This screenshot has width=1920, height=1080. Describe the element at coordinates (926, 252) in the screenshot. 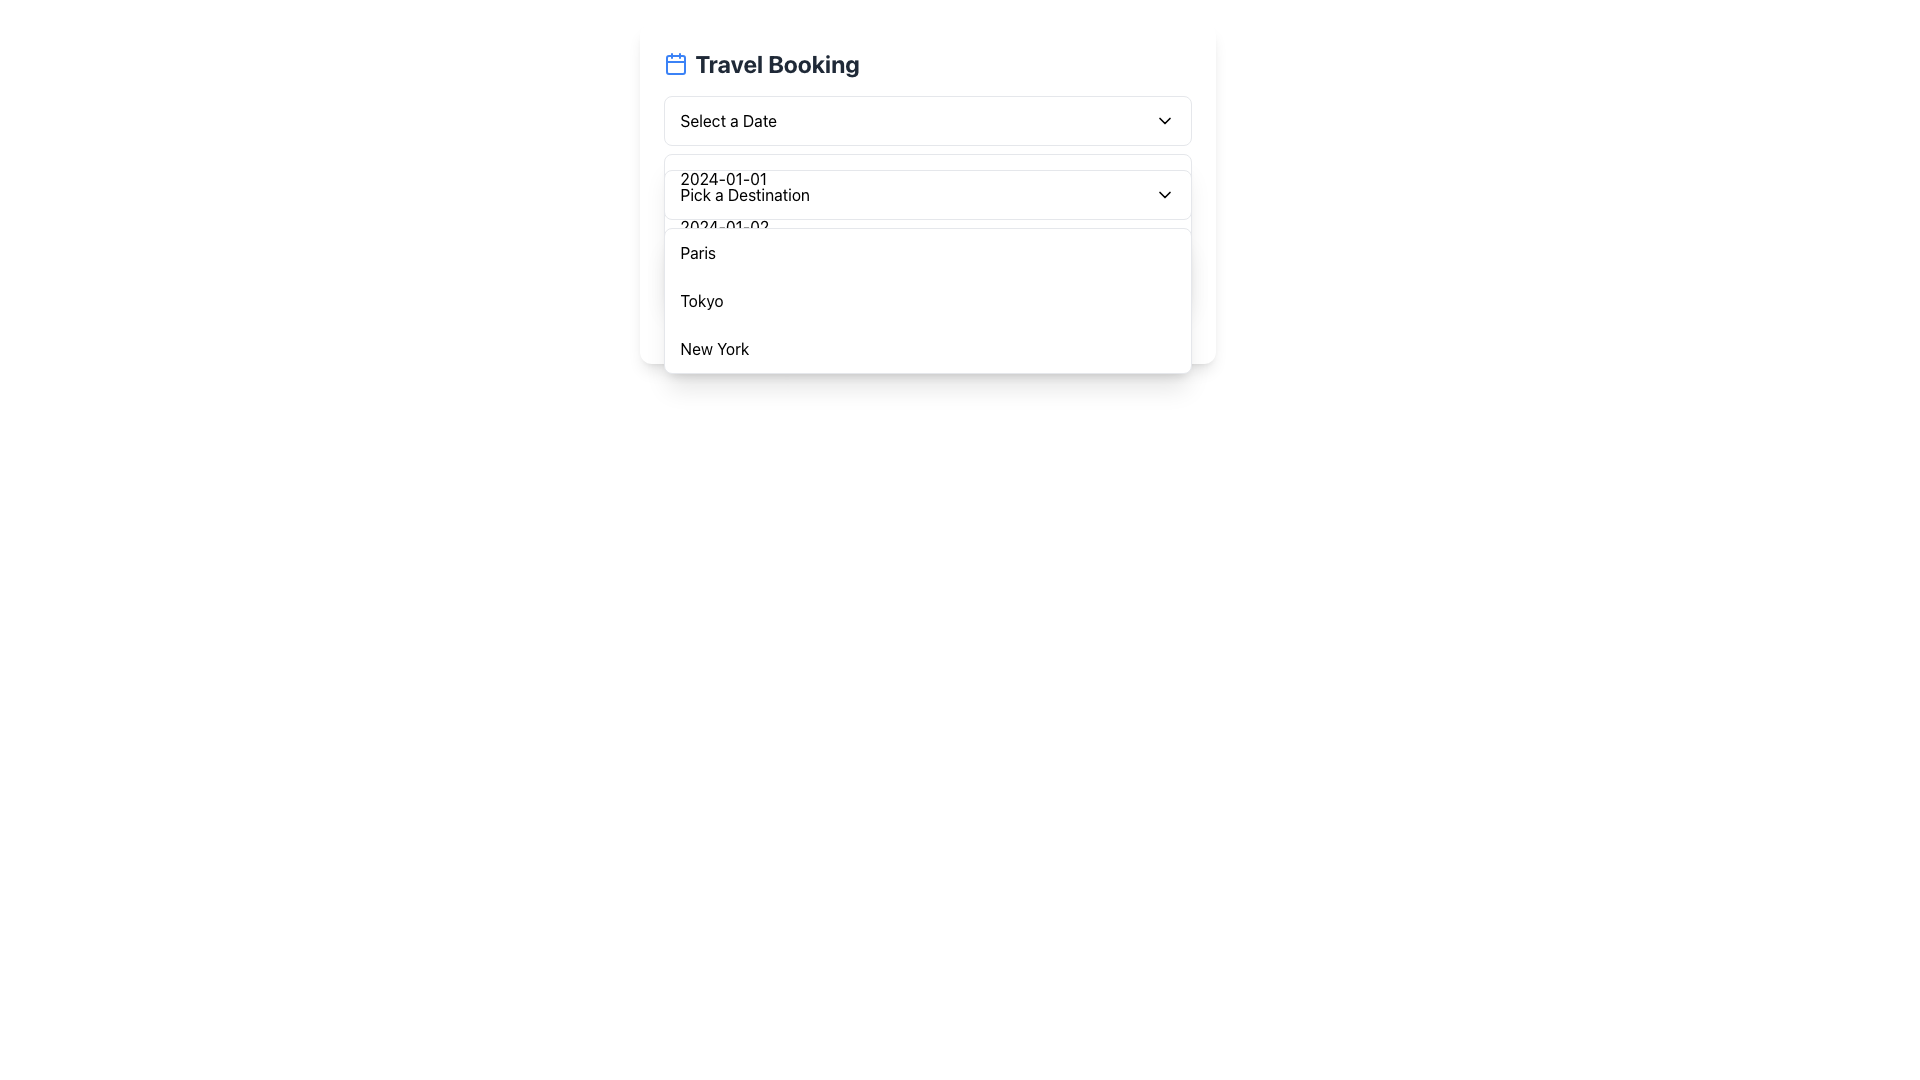

I see `the first item in the 'Pick a Destination' dropdown menu for travel booking, which is located above 'Tokyo' and 'New York'` at that location.